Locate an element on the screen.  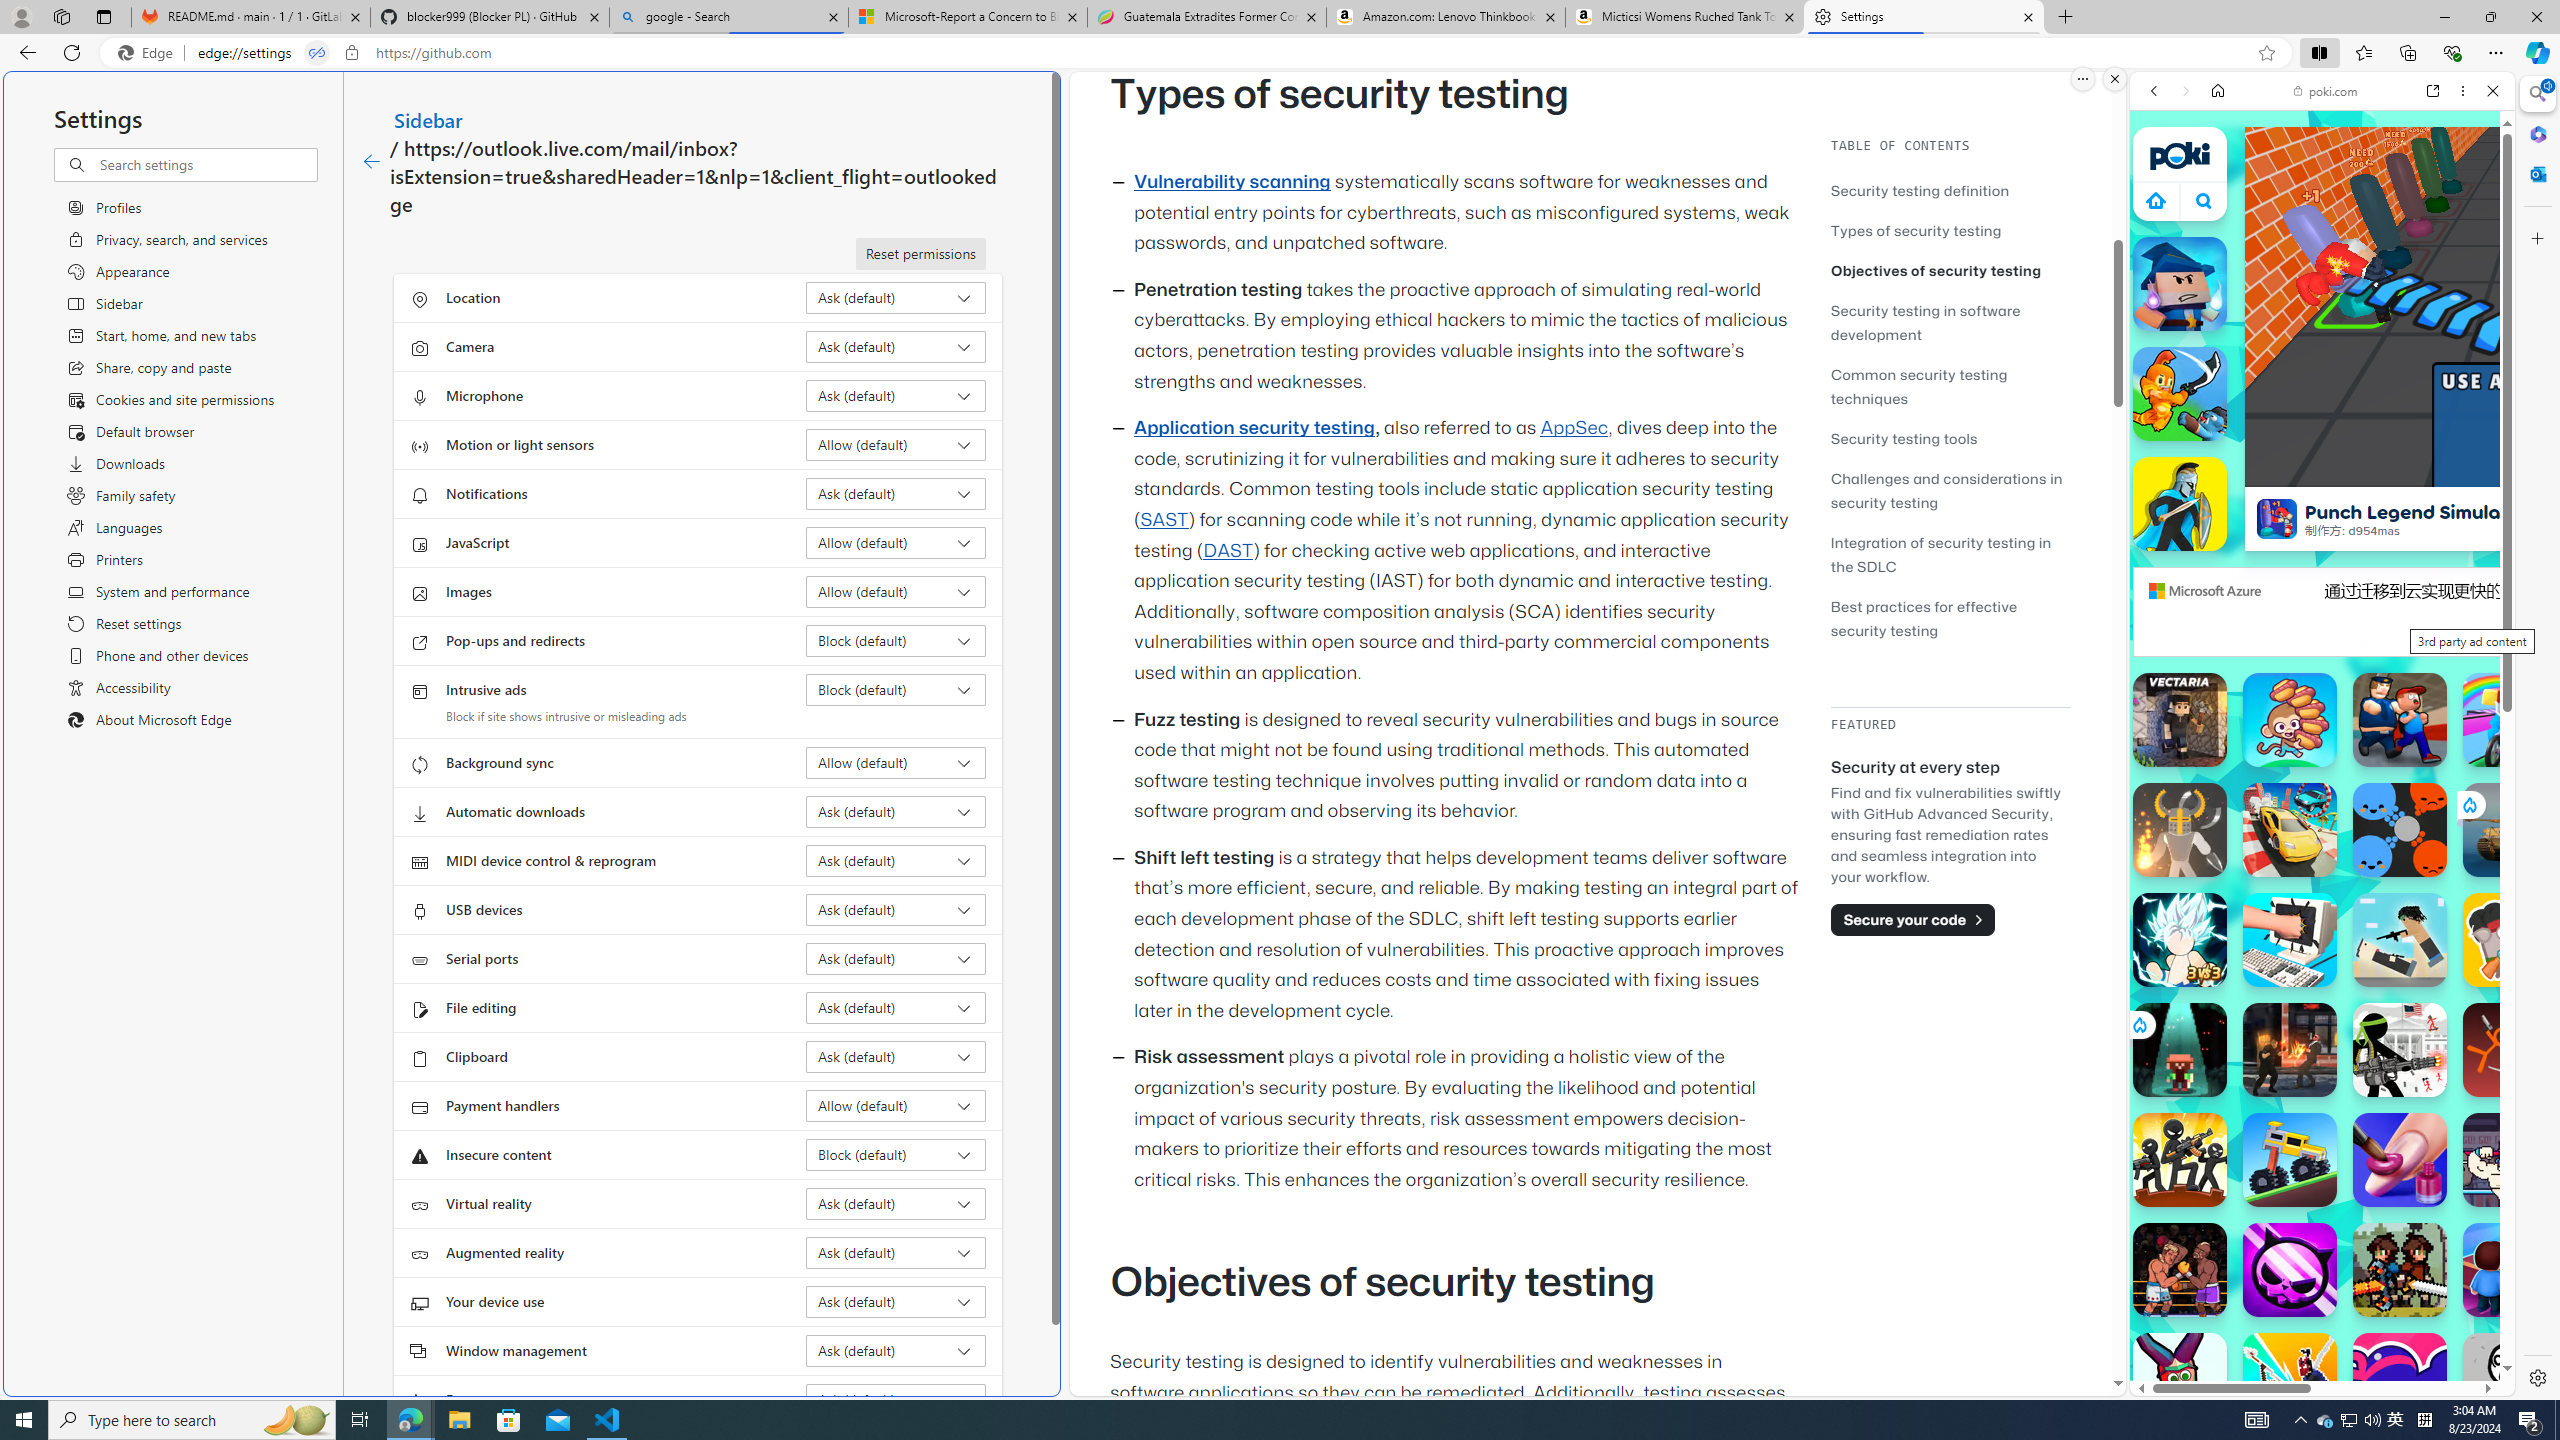
'Best practices for effective security testing' is located at coordinates (1949, 617).